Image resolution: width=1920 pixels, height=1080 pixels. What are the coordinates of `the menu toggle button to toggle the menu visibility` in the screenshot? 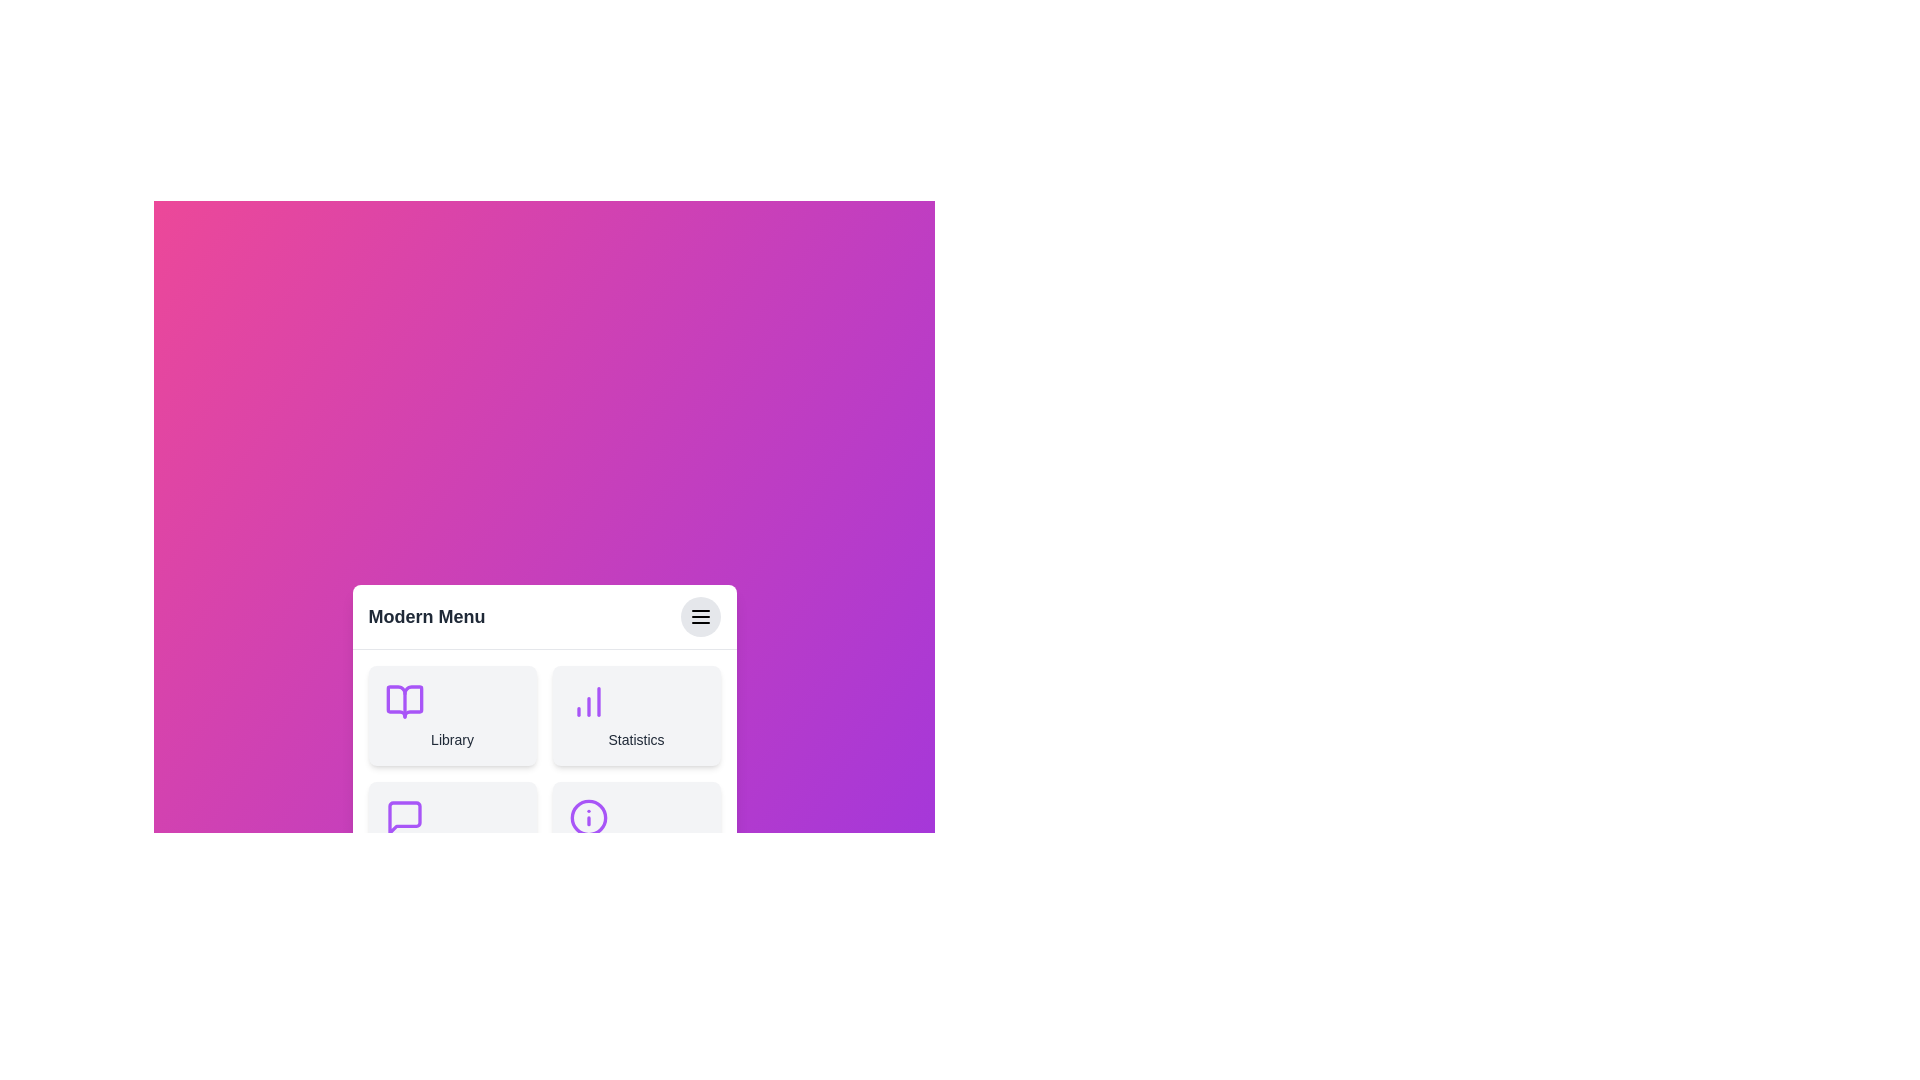 It's located at (700, 615).